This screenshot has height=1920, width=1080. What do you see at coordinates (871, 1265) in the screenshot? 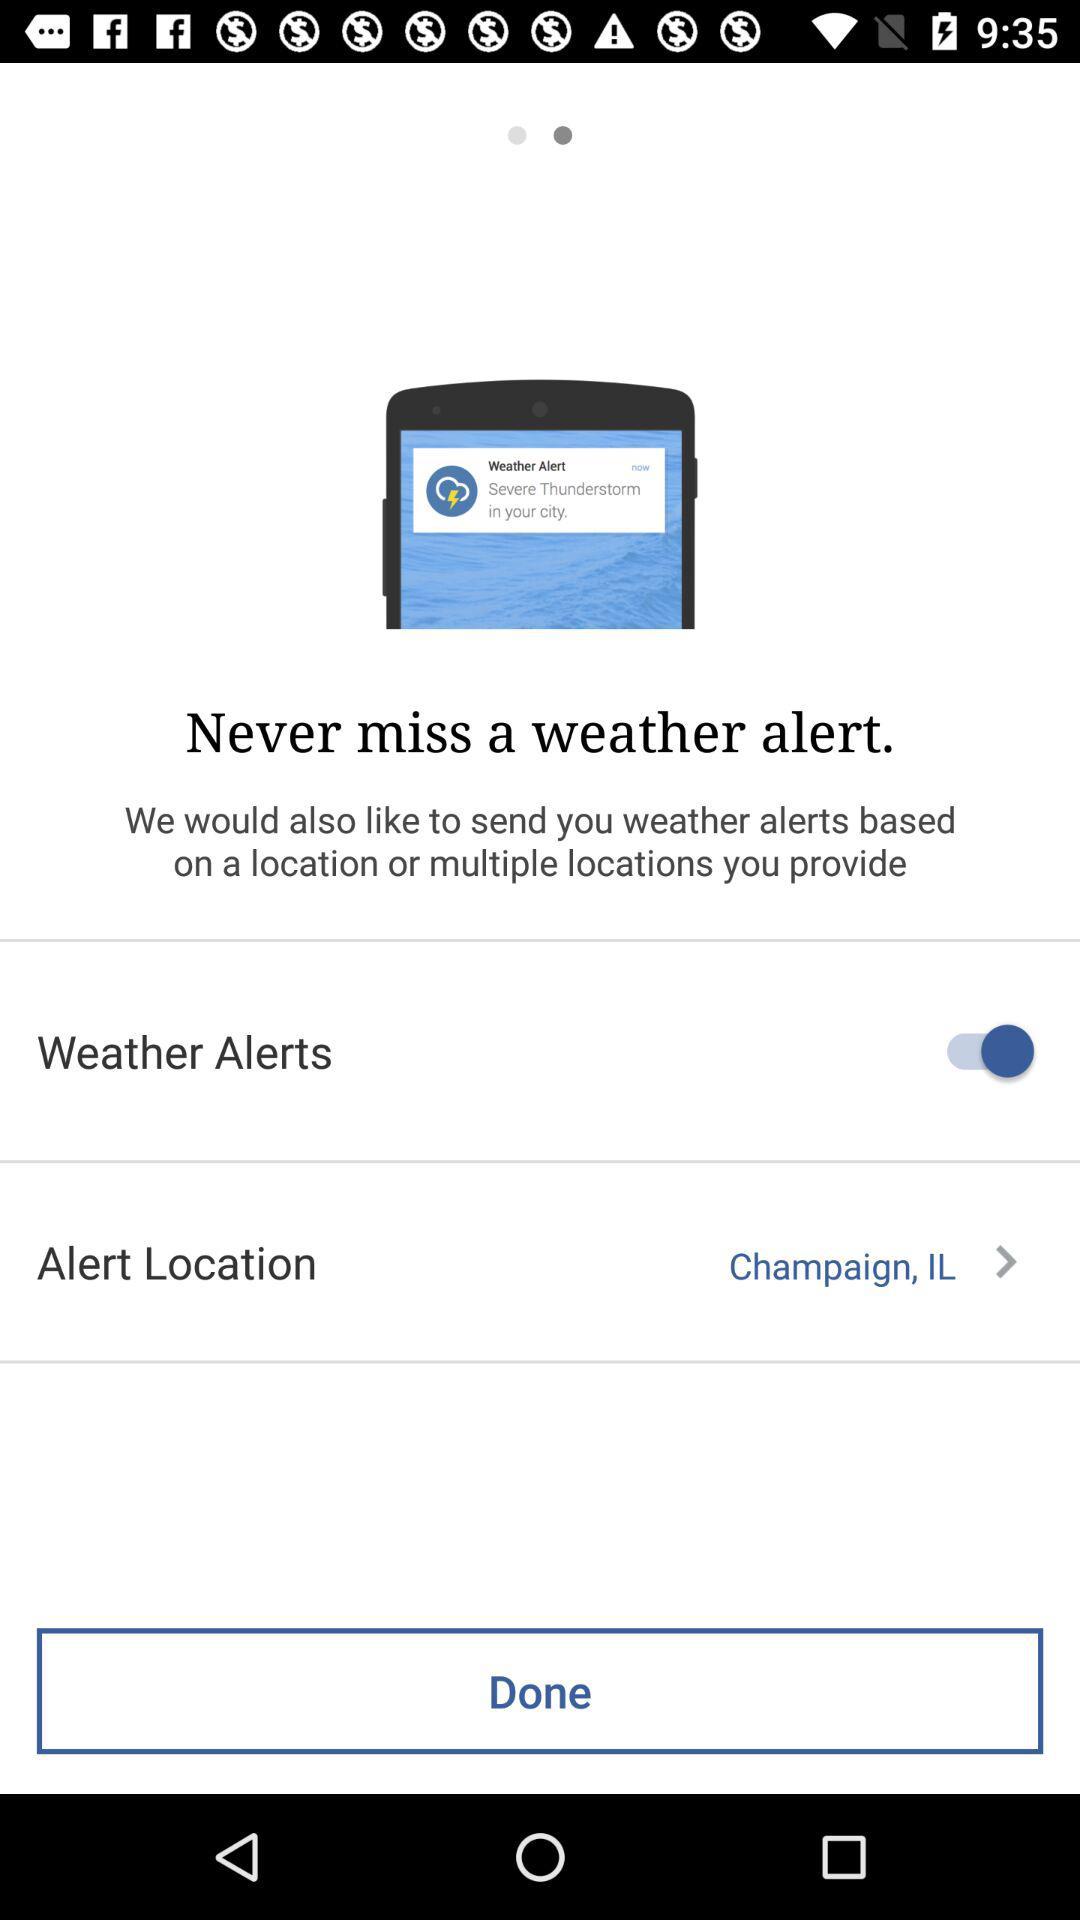
I see `the icon next to the alert location` at bounding box center [871, 1265].